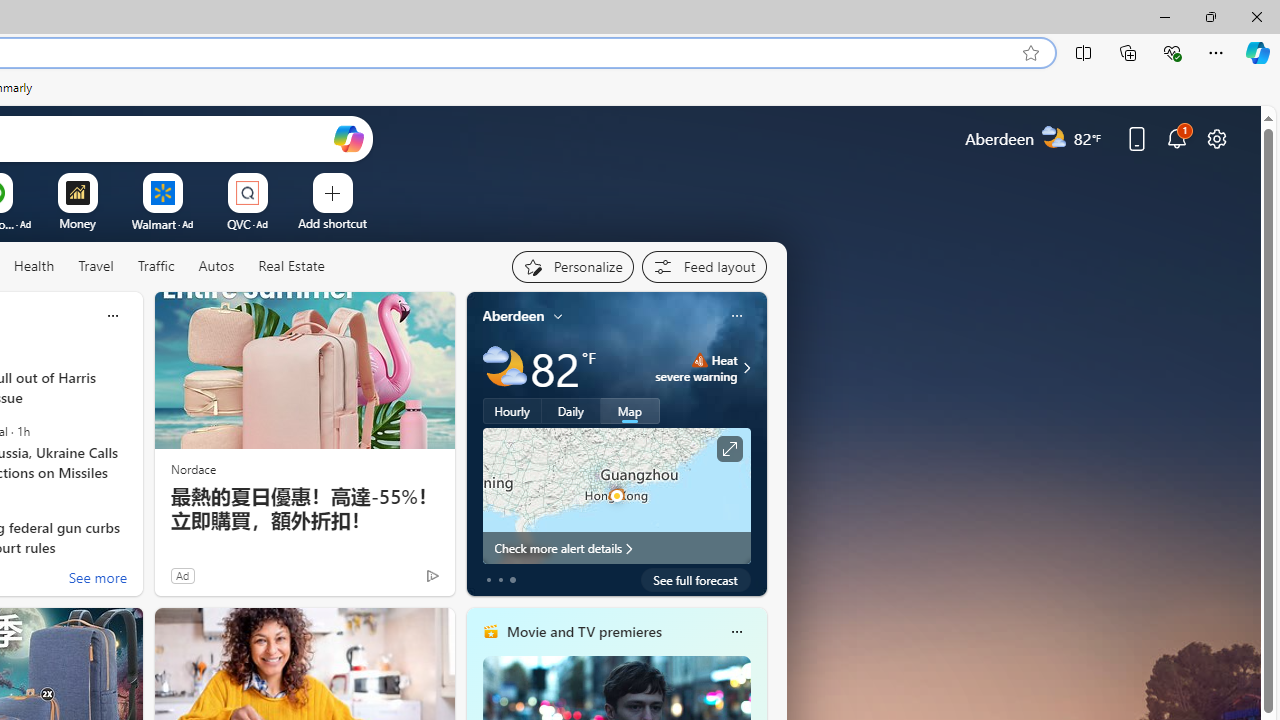  I want to click on 'Class: weather-arrow-glyph', so click(745, 367).